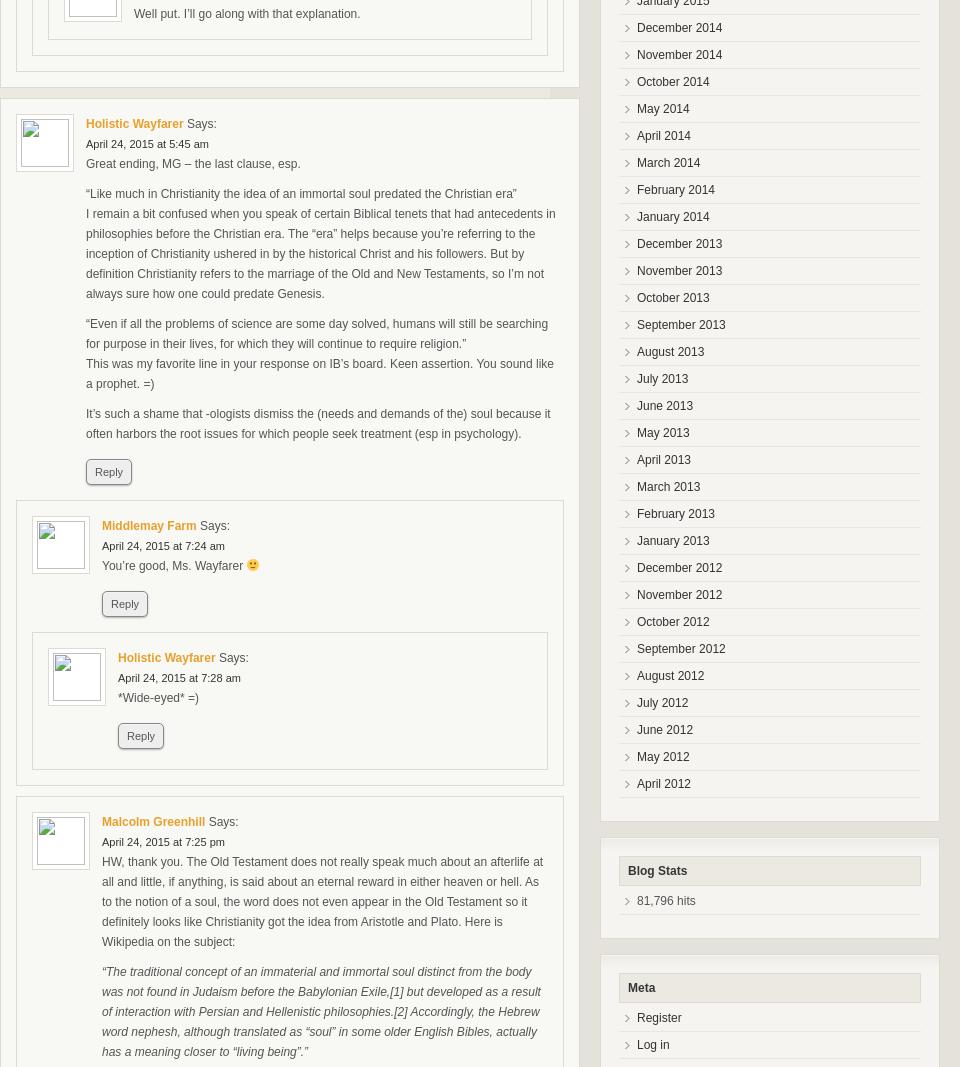 The width and height of the screenshot is (960, 1067). What do you see at coordinates (664, 404) in the screenshot?
I see `'June 2013'` at bounding box center [664, 404].